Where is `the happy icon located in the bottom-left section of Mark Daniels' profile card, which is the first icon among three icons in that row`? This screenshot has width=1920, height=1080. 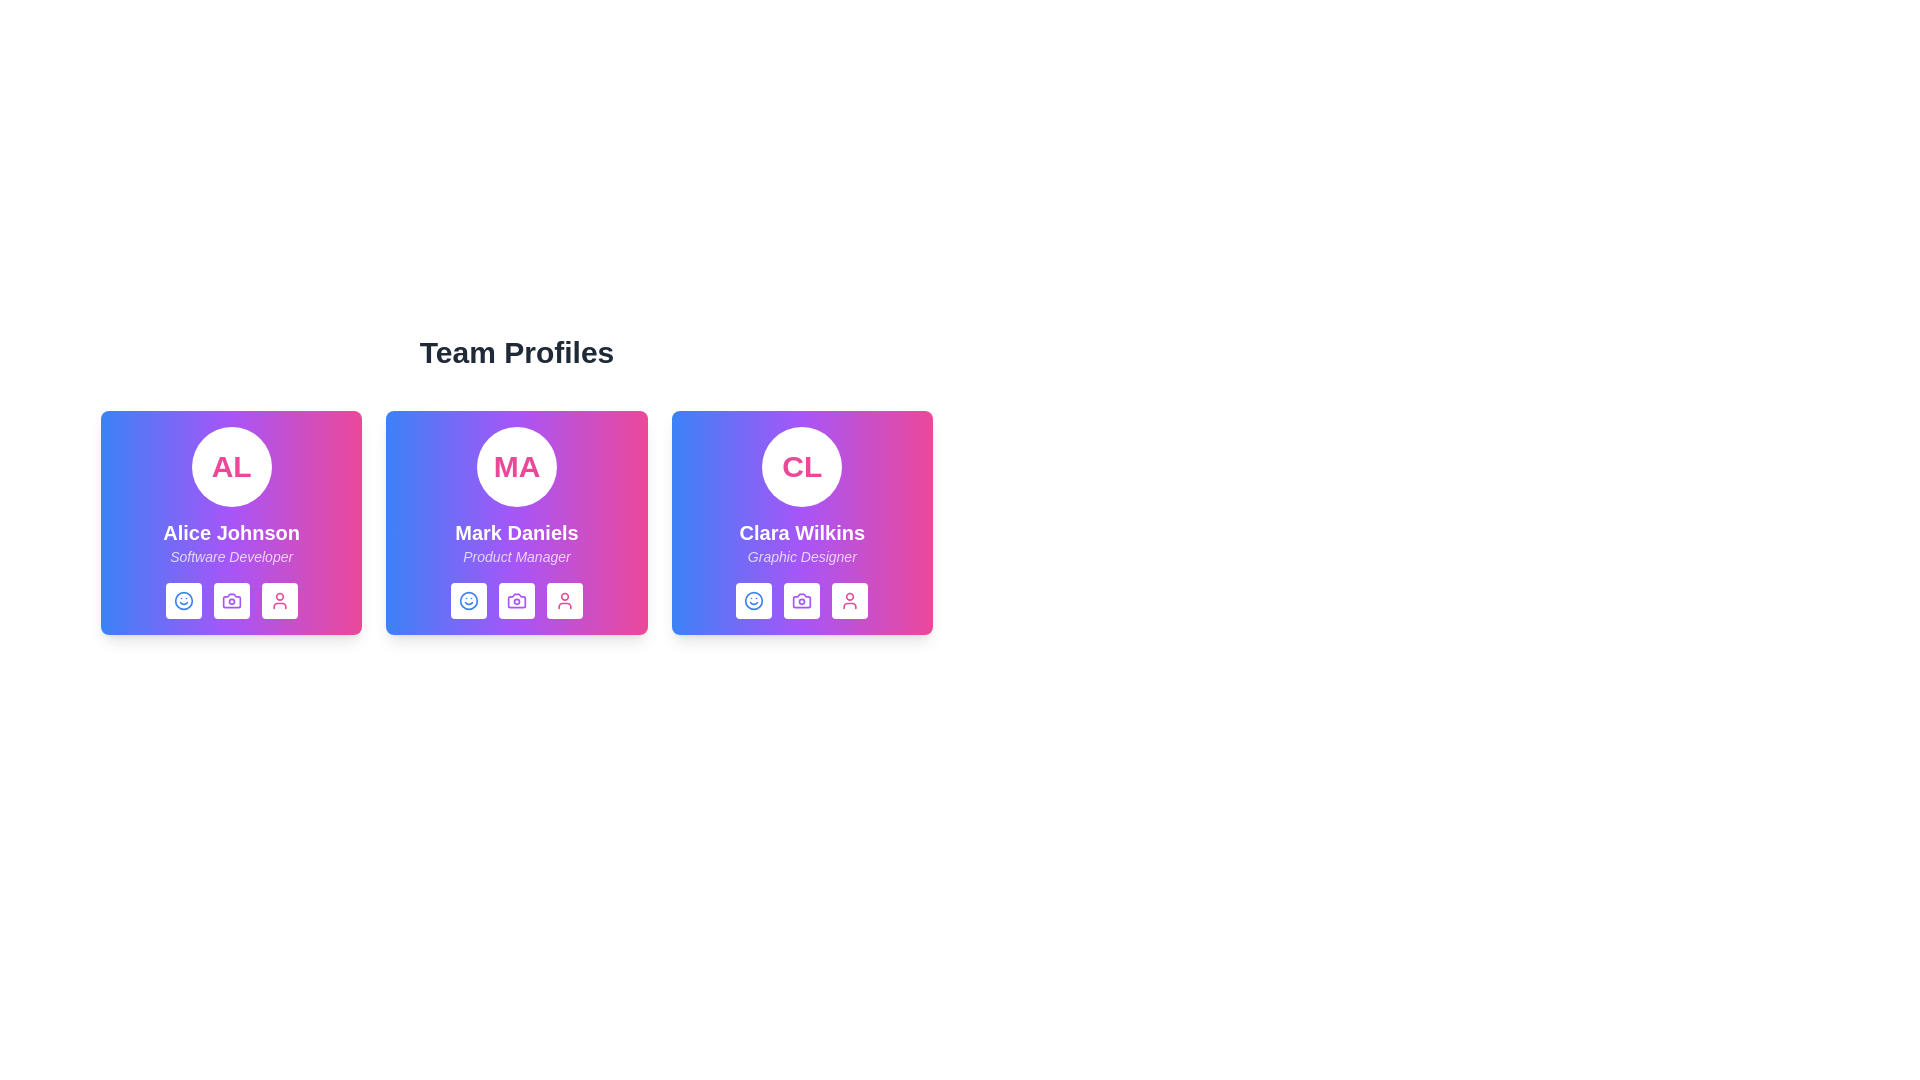
the happy icon located in the bottom-left section of Mark Daniels' profile card, which is the first icon among three icons in that row is located at coordinates (468, 600).